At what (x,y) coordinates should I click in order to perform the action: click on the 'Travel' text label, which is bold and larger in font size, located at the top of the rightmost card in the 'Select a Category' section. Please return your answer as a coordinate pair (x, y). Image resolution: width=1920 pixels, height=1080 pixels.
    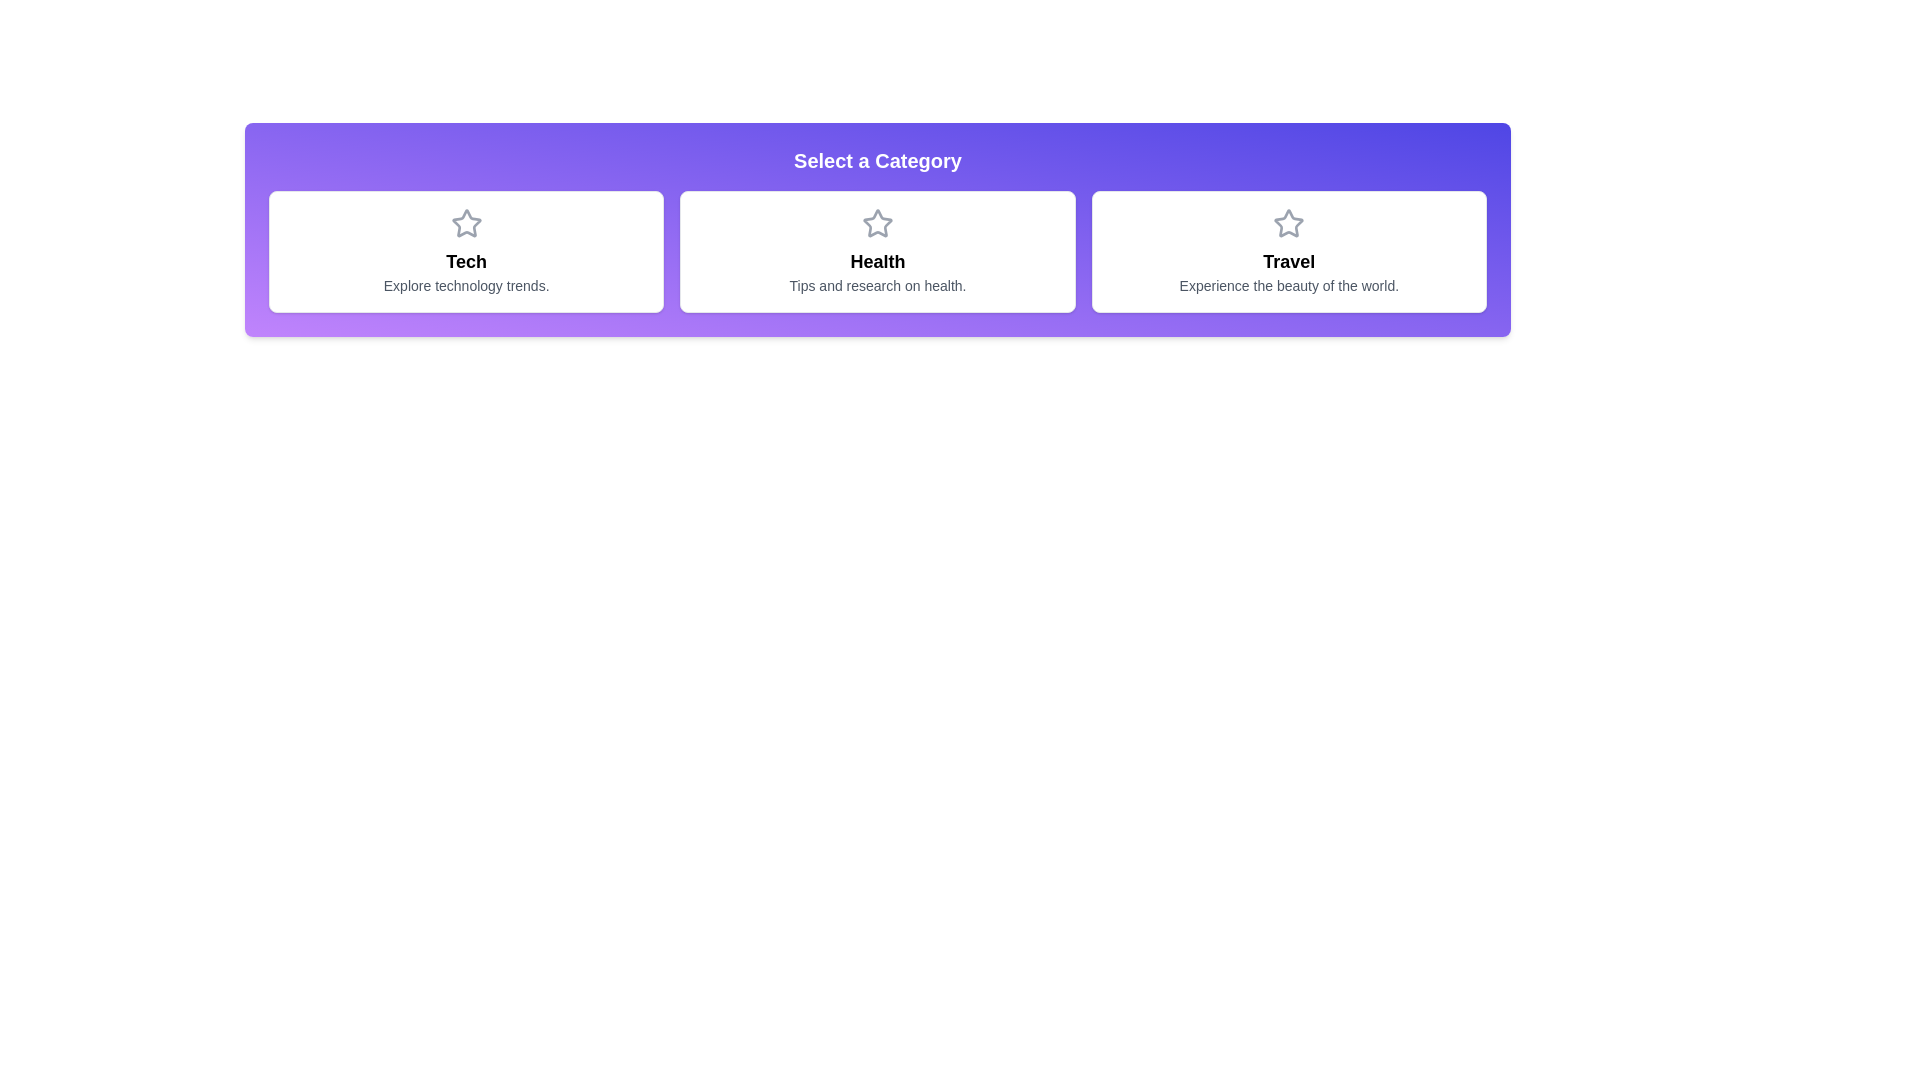
    Looking at the image, I should click on (1289, 261).